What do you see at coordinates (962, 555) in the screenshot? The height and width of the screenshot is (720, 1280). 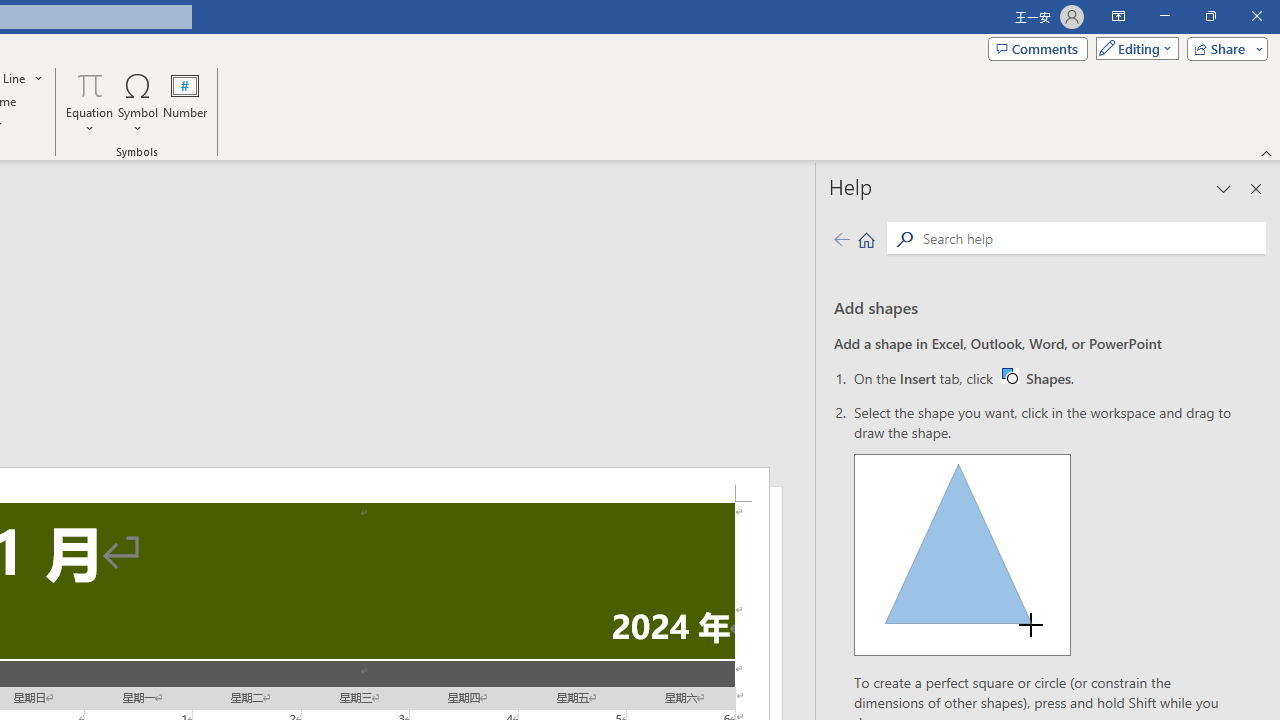 I see `'Drawing a shape'` at bounding box center [962, 555].